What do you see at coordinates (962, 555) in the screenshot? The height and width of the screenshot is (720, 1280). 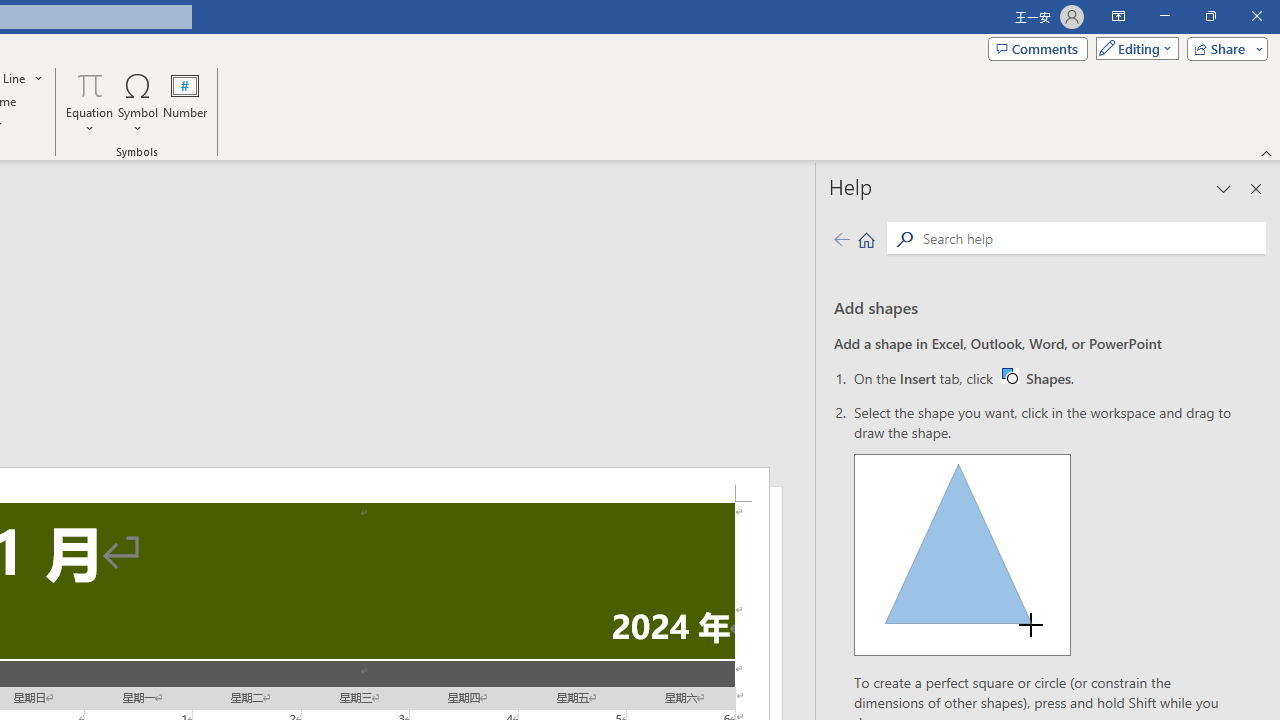 I see `'Drawing a shape'` at bounding box center [962, 555].